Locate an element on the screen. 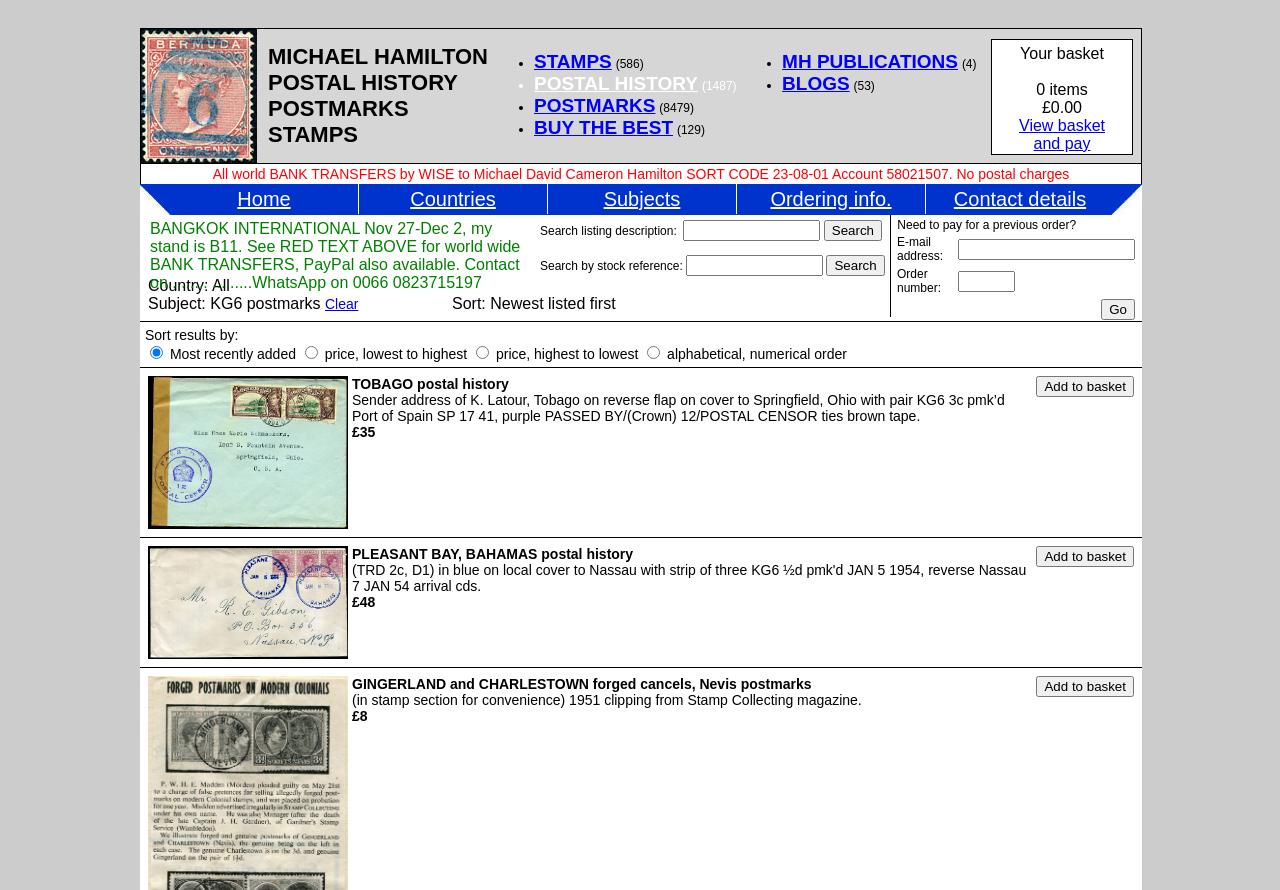  'Country: All' is located at coordinates (188, 284).